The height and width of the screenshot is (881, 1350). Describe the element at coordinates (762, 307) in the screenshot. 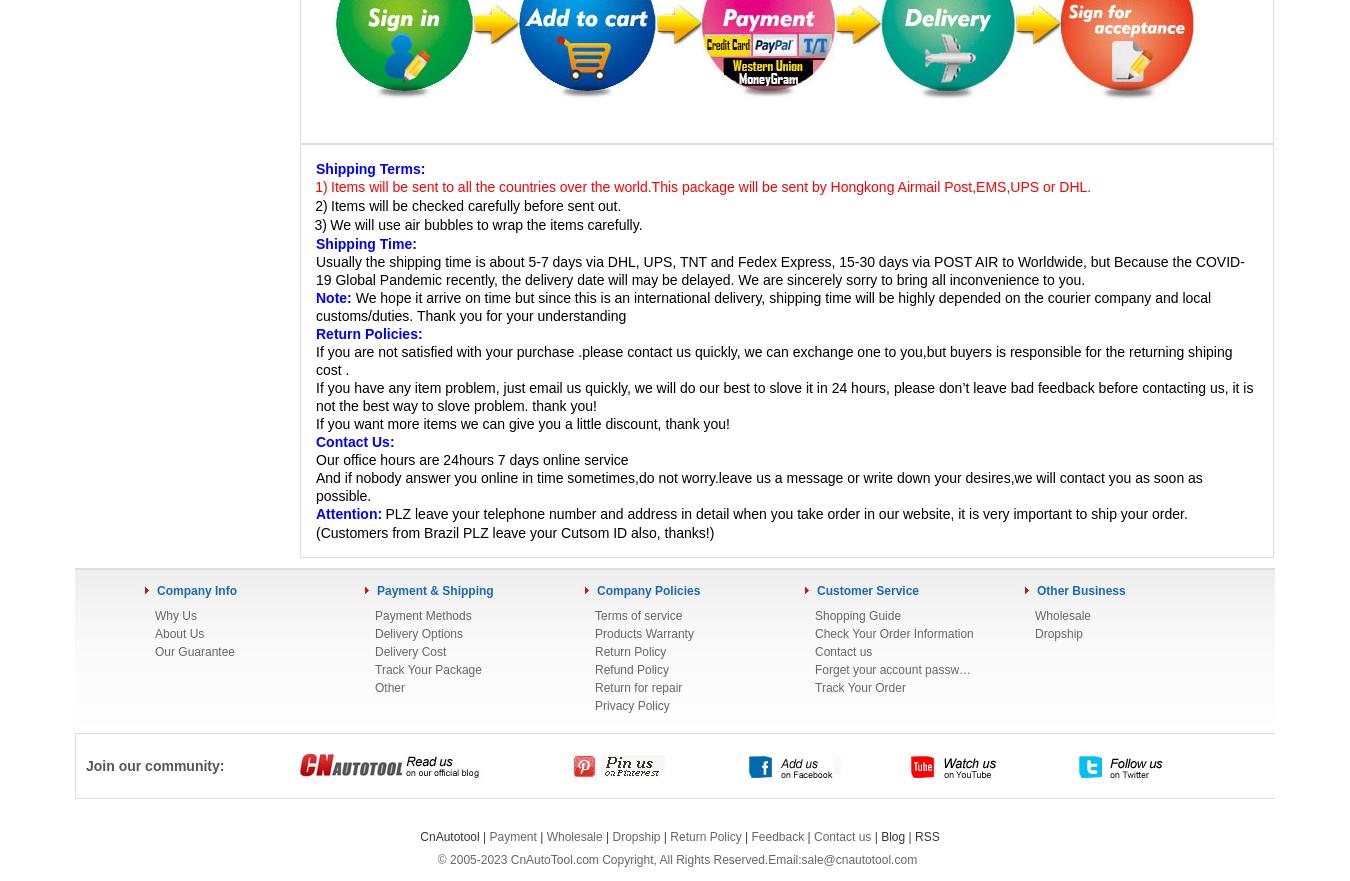

I see `'tional delivery, shipping time will be highly depended on the courier company and local customs/duties. Thank you for your understanding'` at that location.